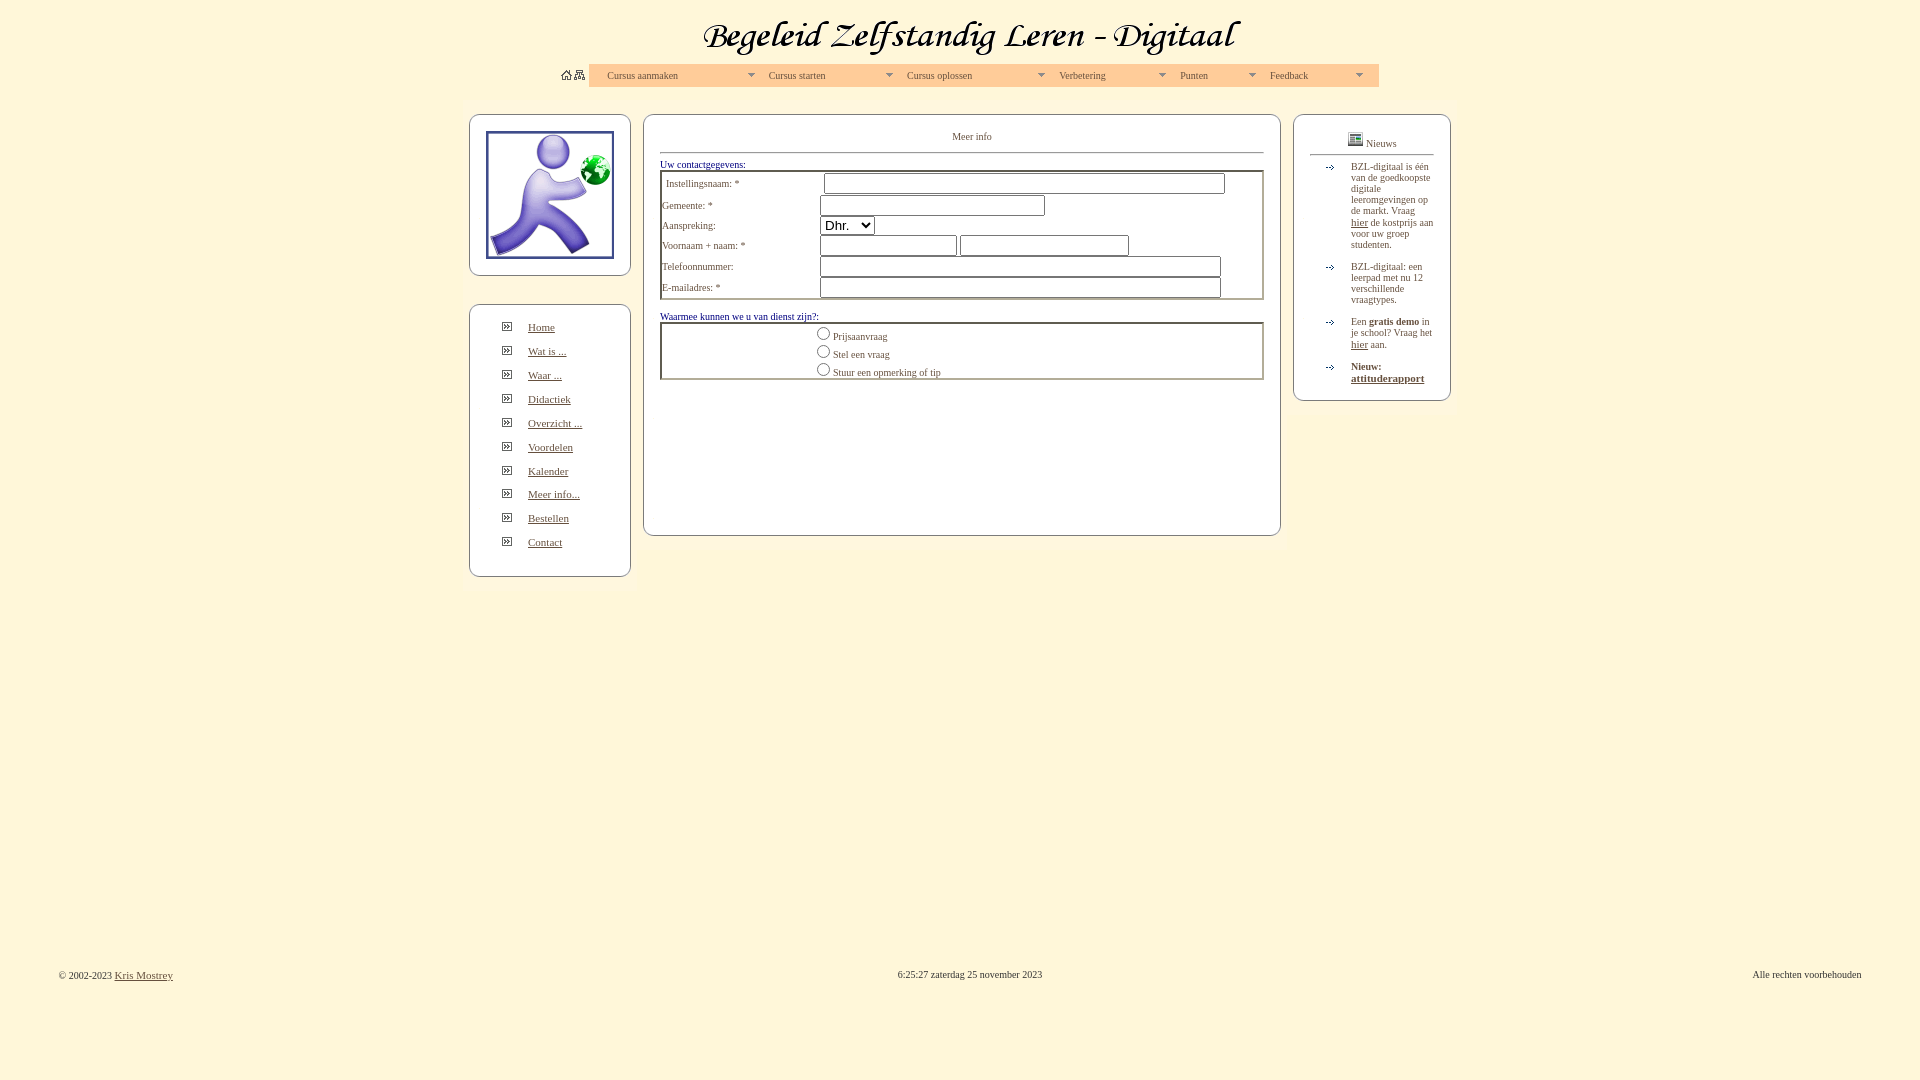 This screenshot has height=1080, width=1920. I want to click on 'Voordelen', so click(550, 446).